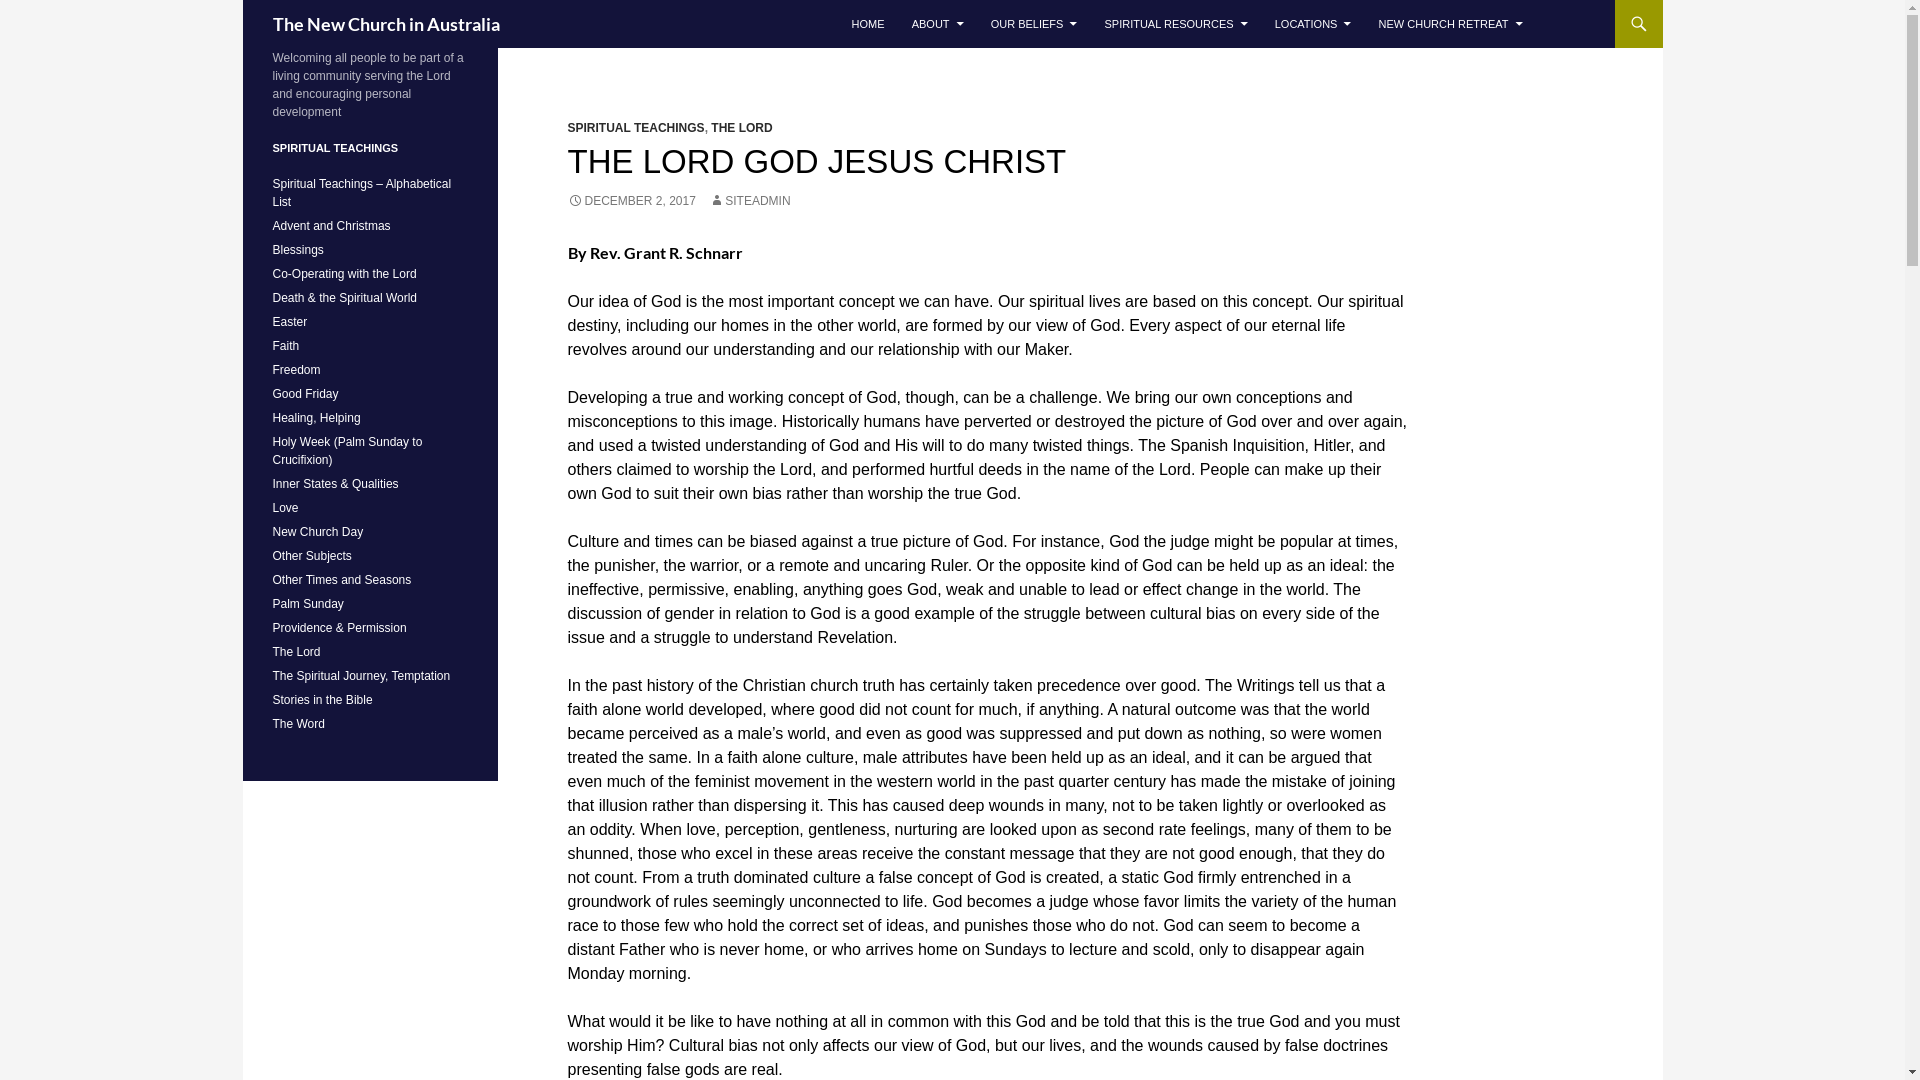 This screenshot has width=1920, height=1080. I want to click on 'Easter', so click(288, 320).